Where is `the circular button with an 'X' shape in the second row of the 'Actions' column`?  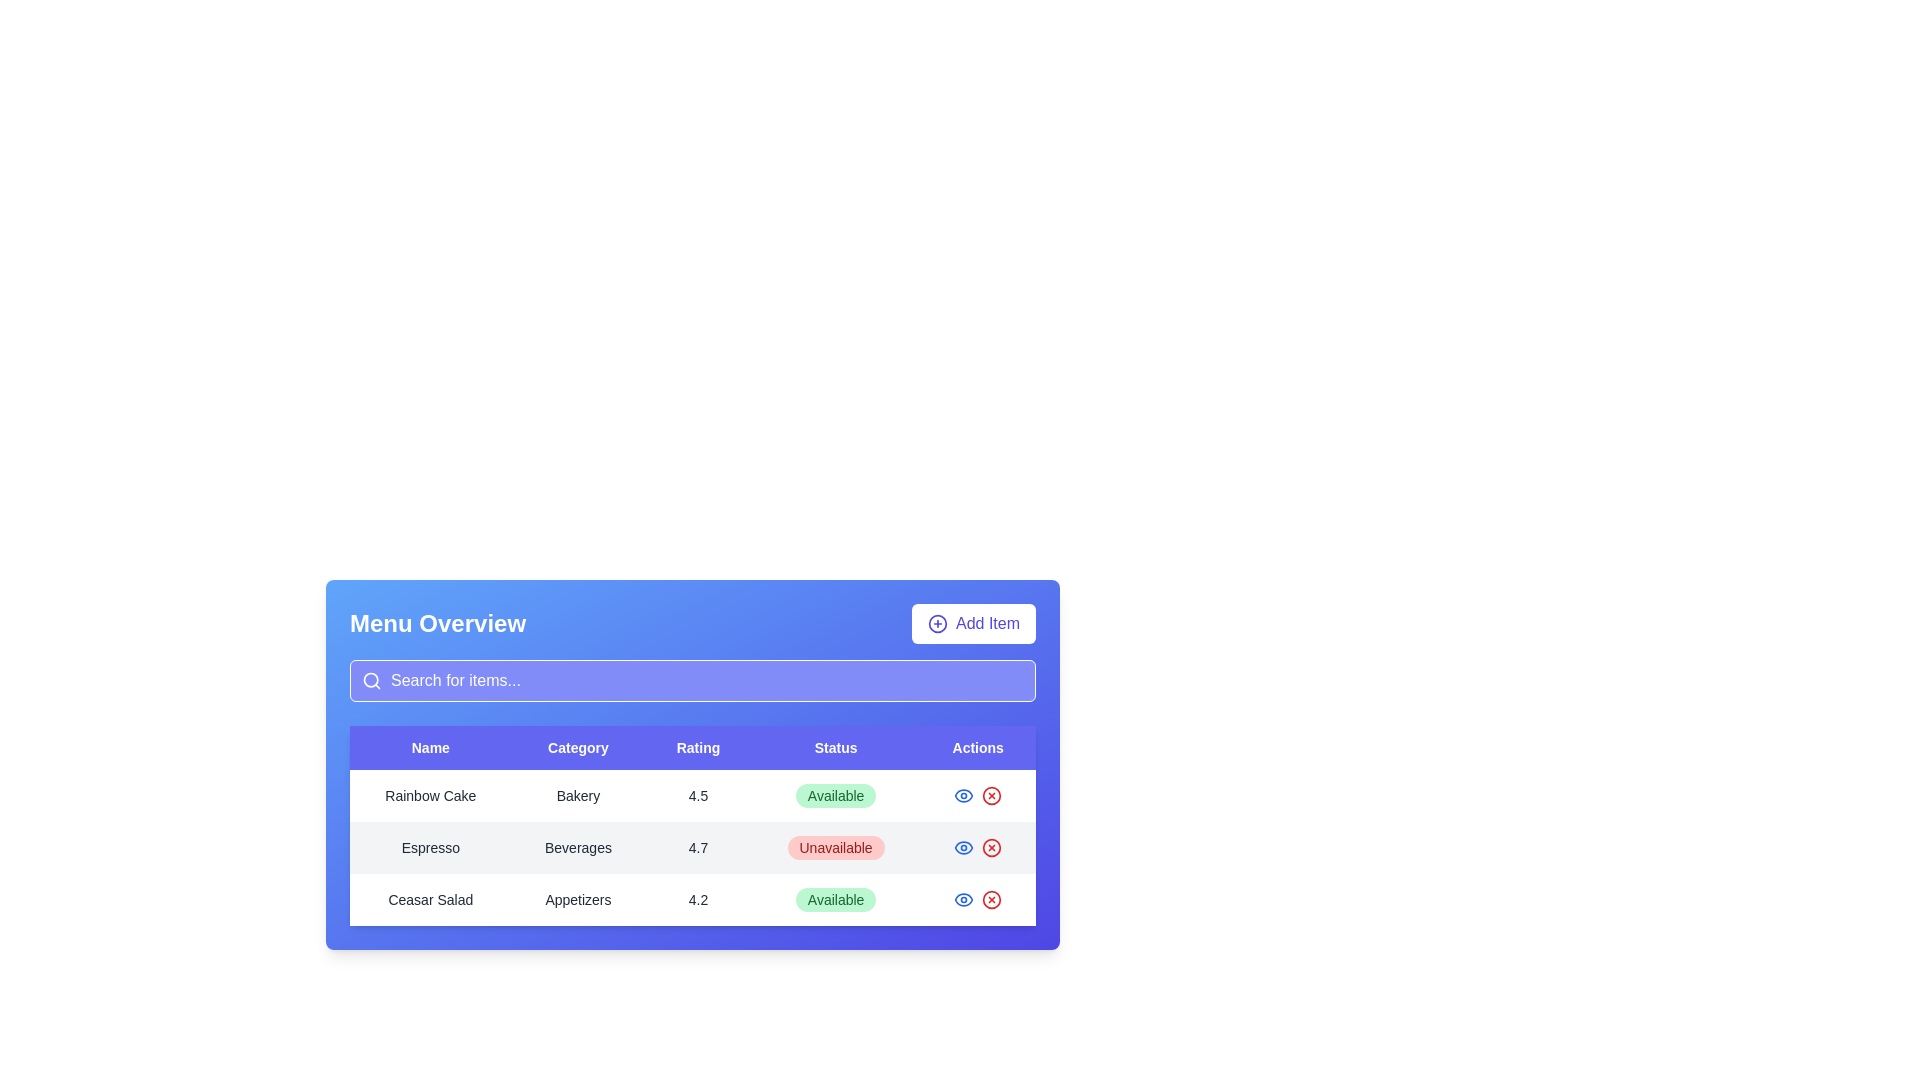 the circular button with an 'X' shape in the second row of the 'Actions' column is located at coordinates (992, 848).